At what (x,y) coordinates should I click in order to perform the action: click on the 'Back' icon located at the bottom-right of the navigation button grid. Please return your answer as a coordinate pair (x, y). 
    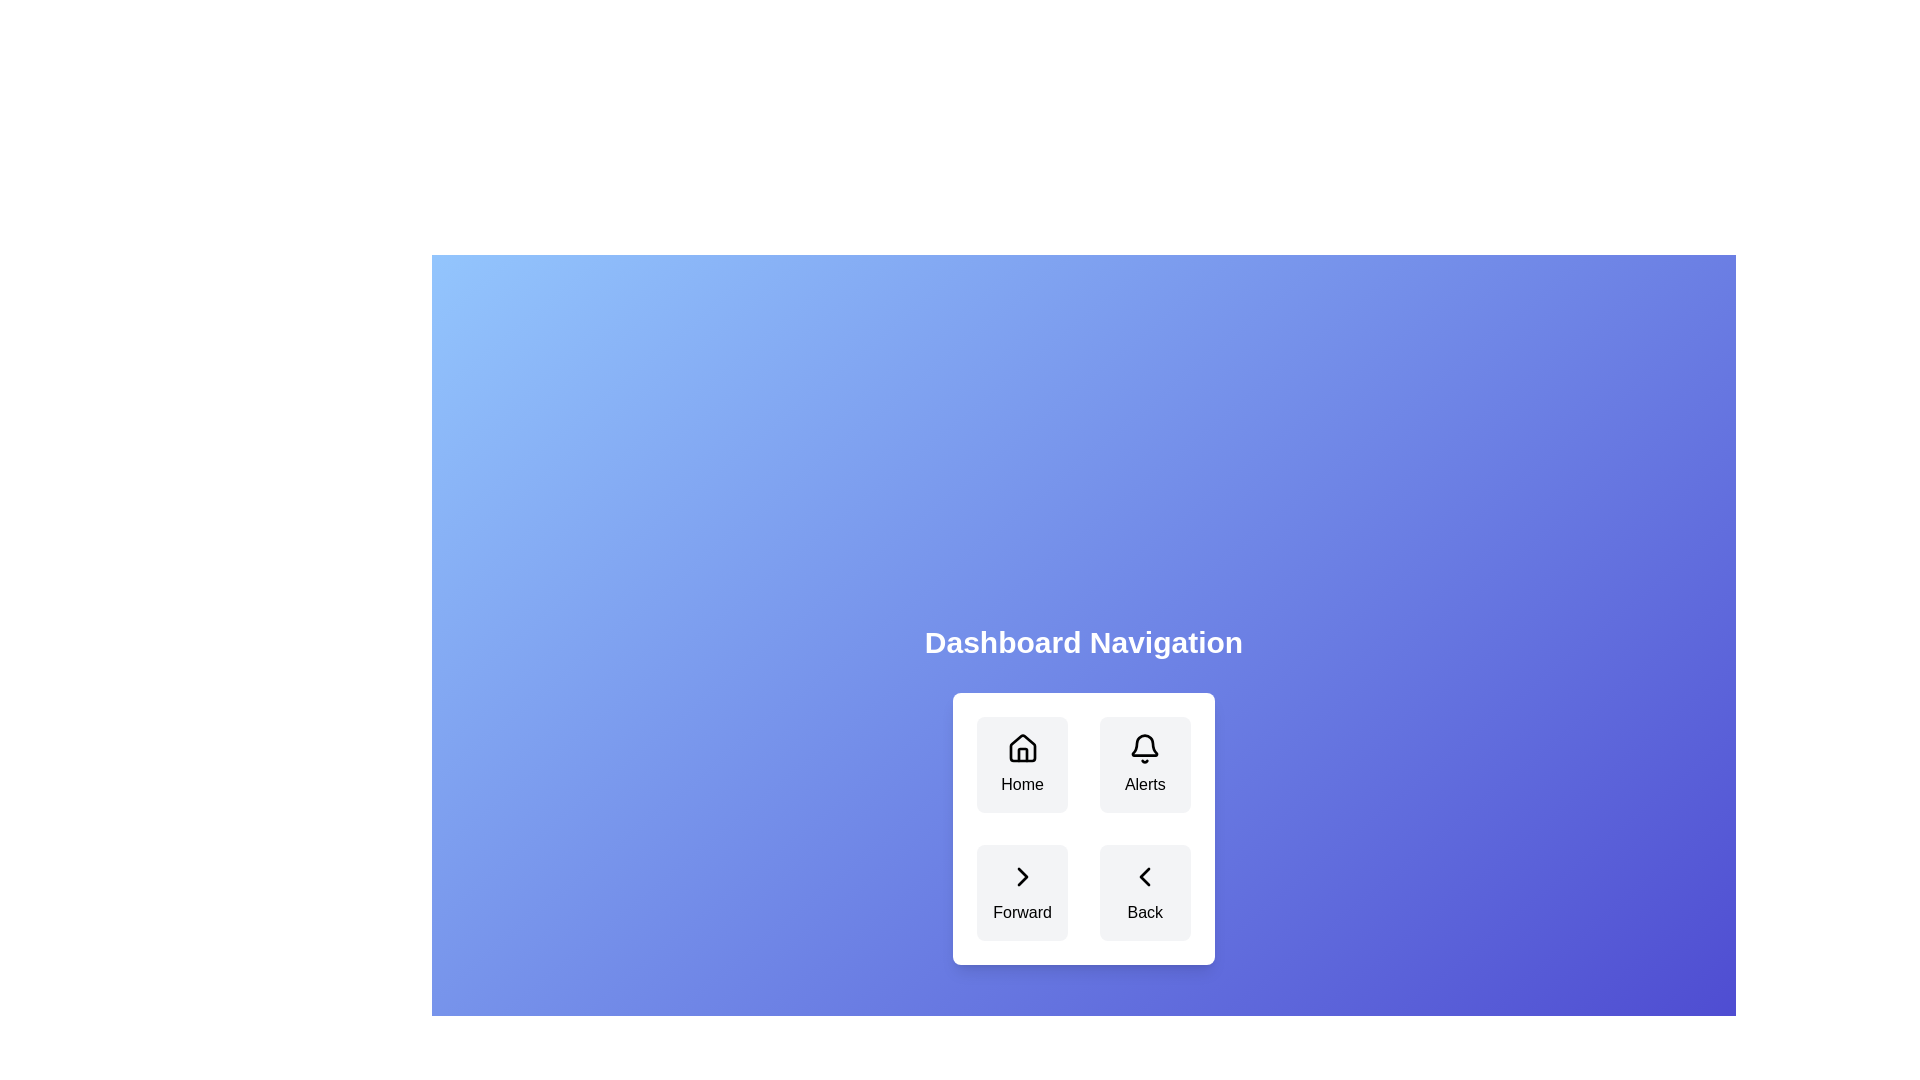
    Looking at the image, I should click on (1145, 875).